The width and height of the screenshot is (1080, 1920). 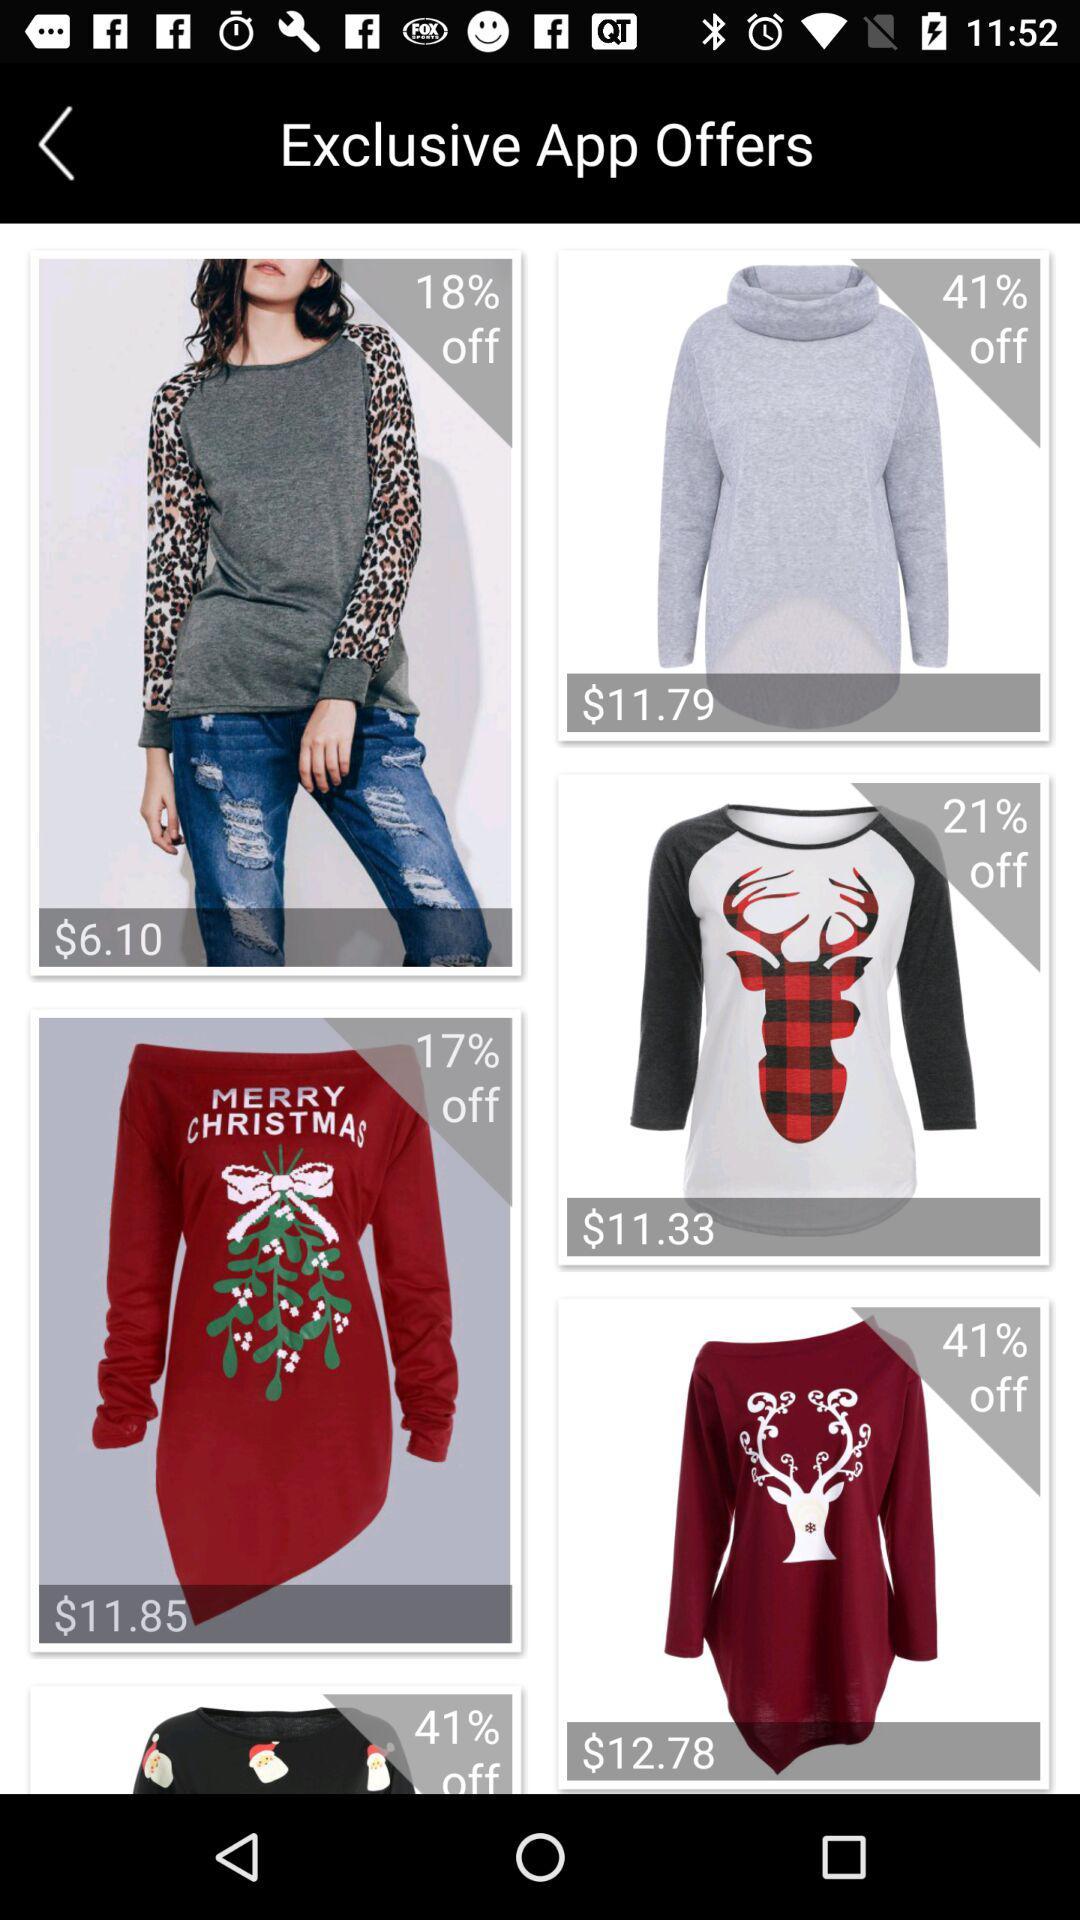 I want to click on icon next to the exclusive app offers, so click(x=55, y=142).